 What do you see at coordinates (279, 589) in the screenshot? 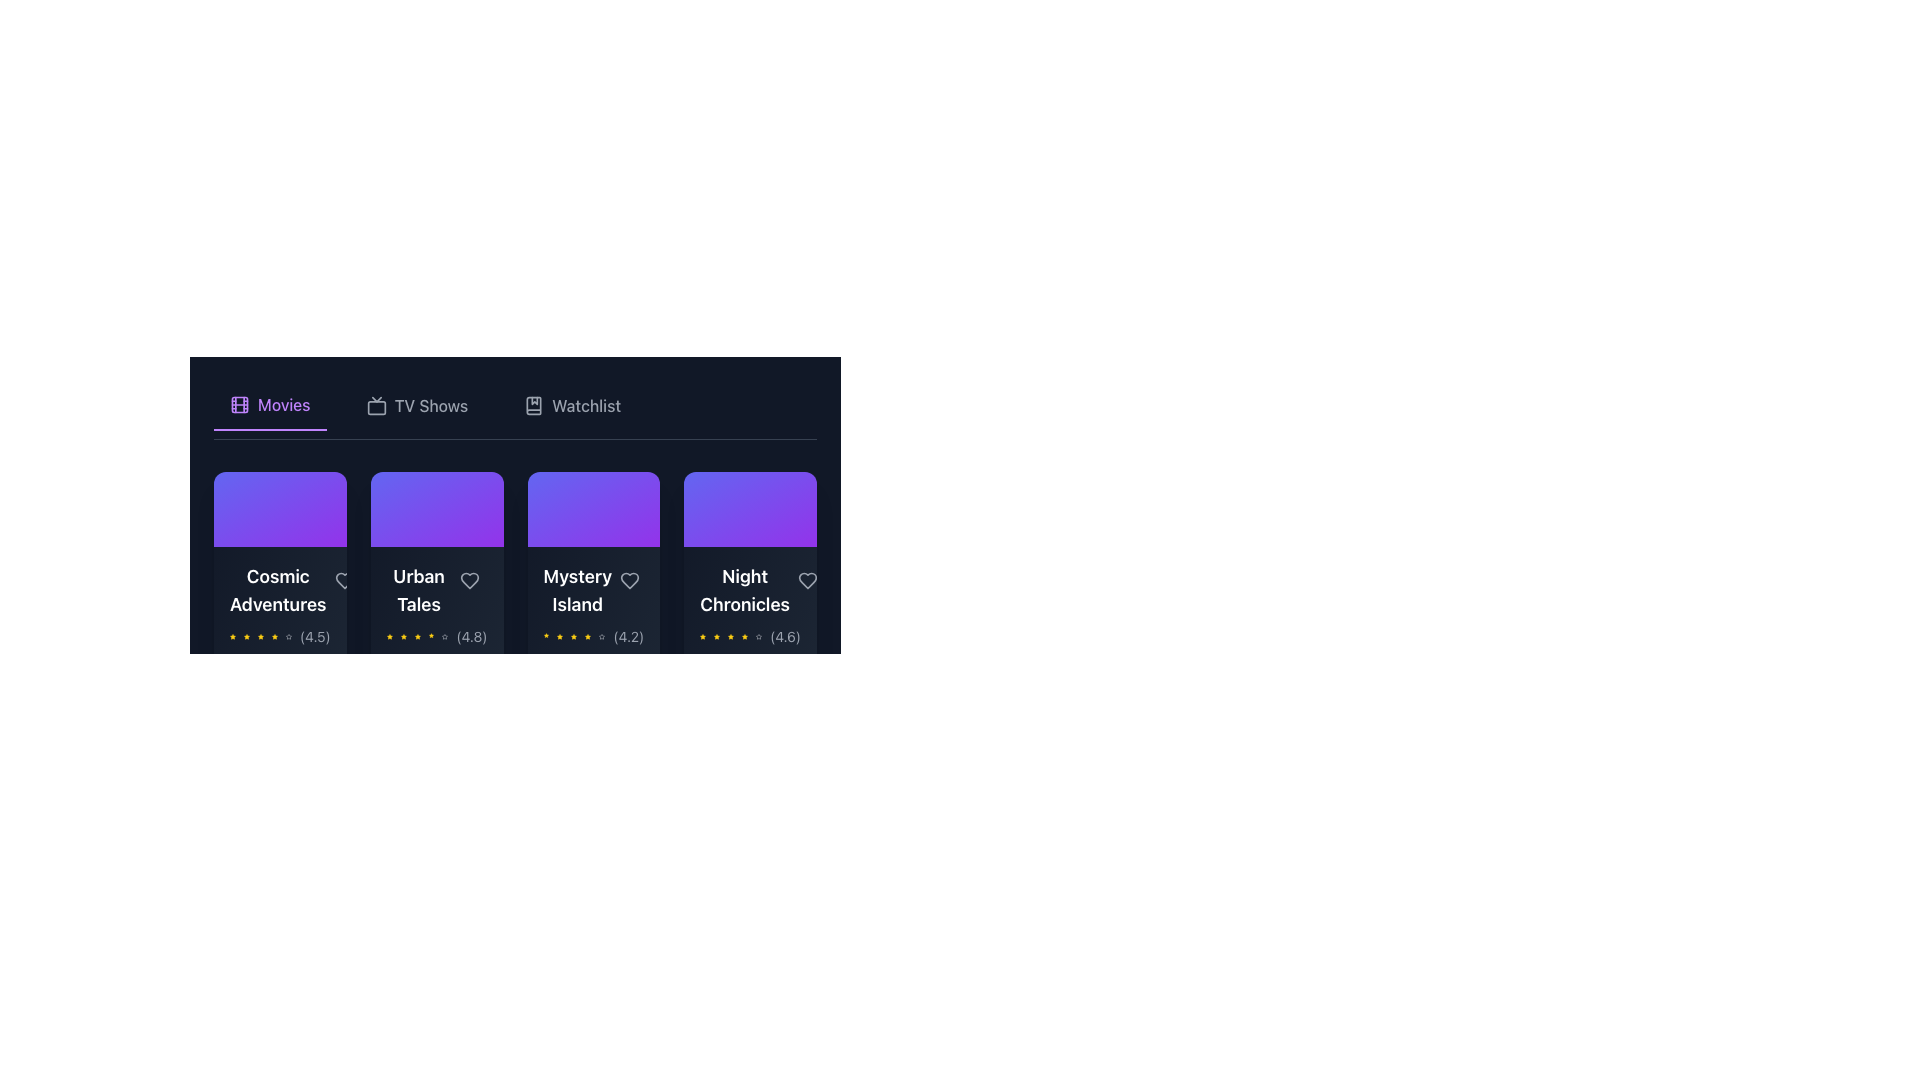
I see `text content of the Text Label displaying 'Cosmic Adventures', prominently styled in bold and white color, located within the first card of the movie list` at bounding box center [279, 589].